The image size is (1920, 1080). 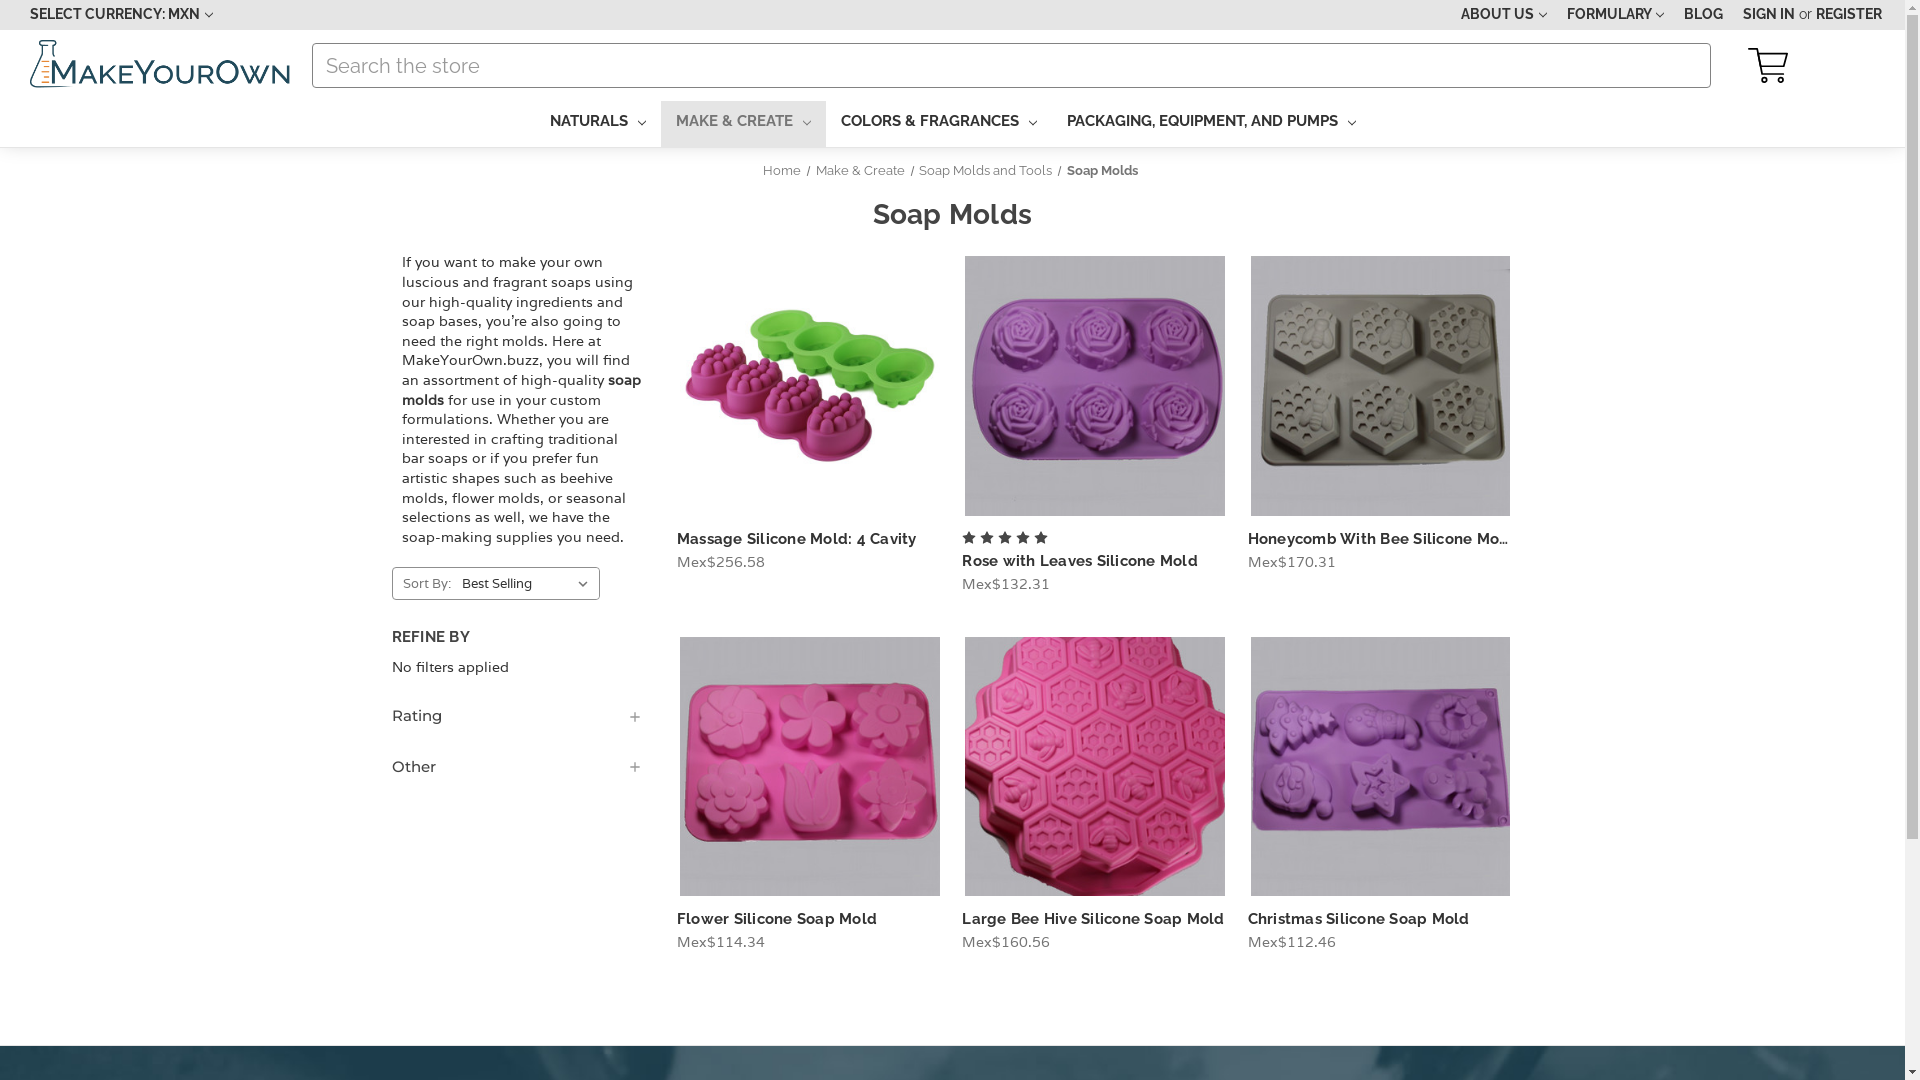 What do you see at coordinates (860, 169) in the screenshot?
I see `'Make & Create'` at bounding box center [860, 169].